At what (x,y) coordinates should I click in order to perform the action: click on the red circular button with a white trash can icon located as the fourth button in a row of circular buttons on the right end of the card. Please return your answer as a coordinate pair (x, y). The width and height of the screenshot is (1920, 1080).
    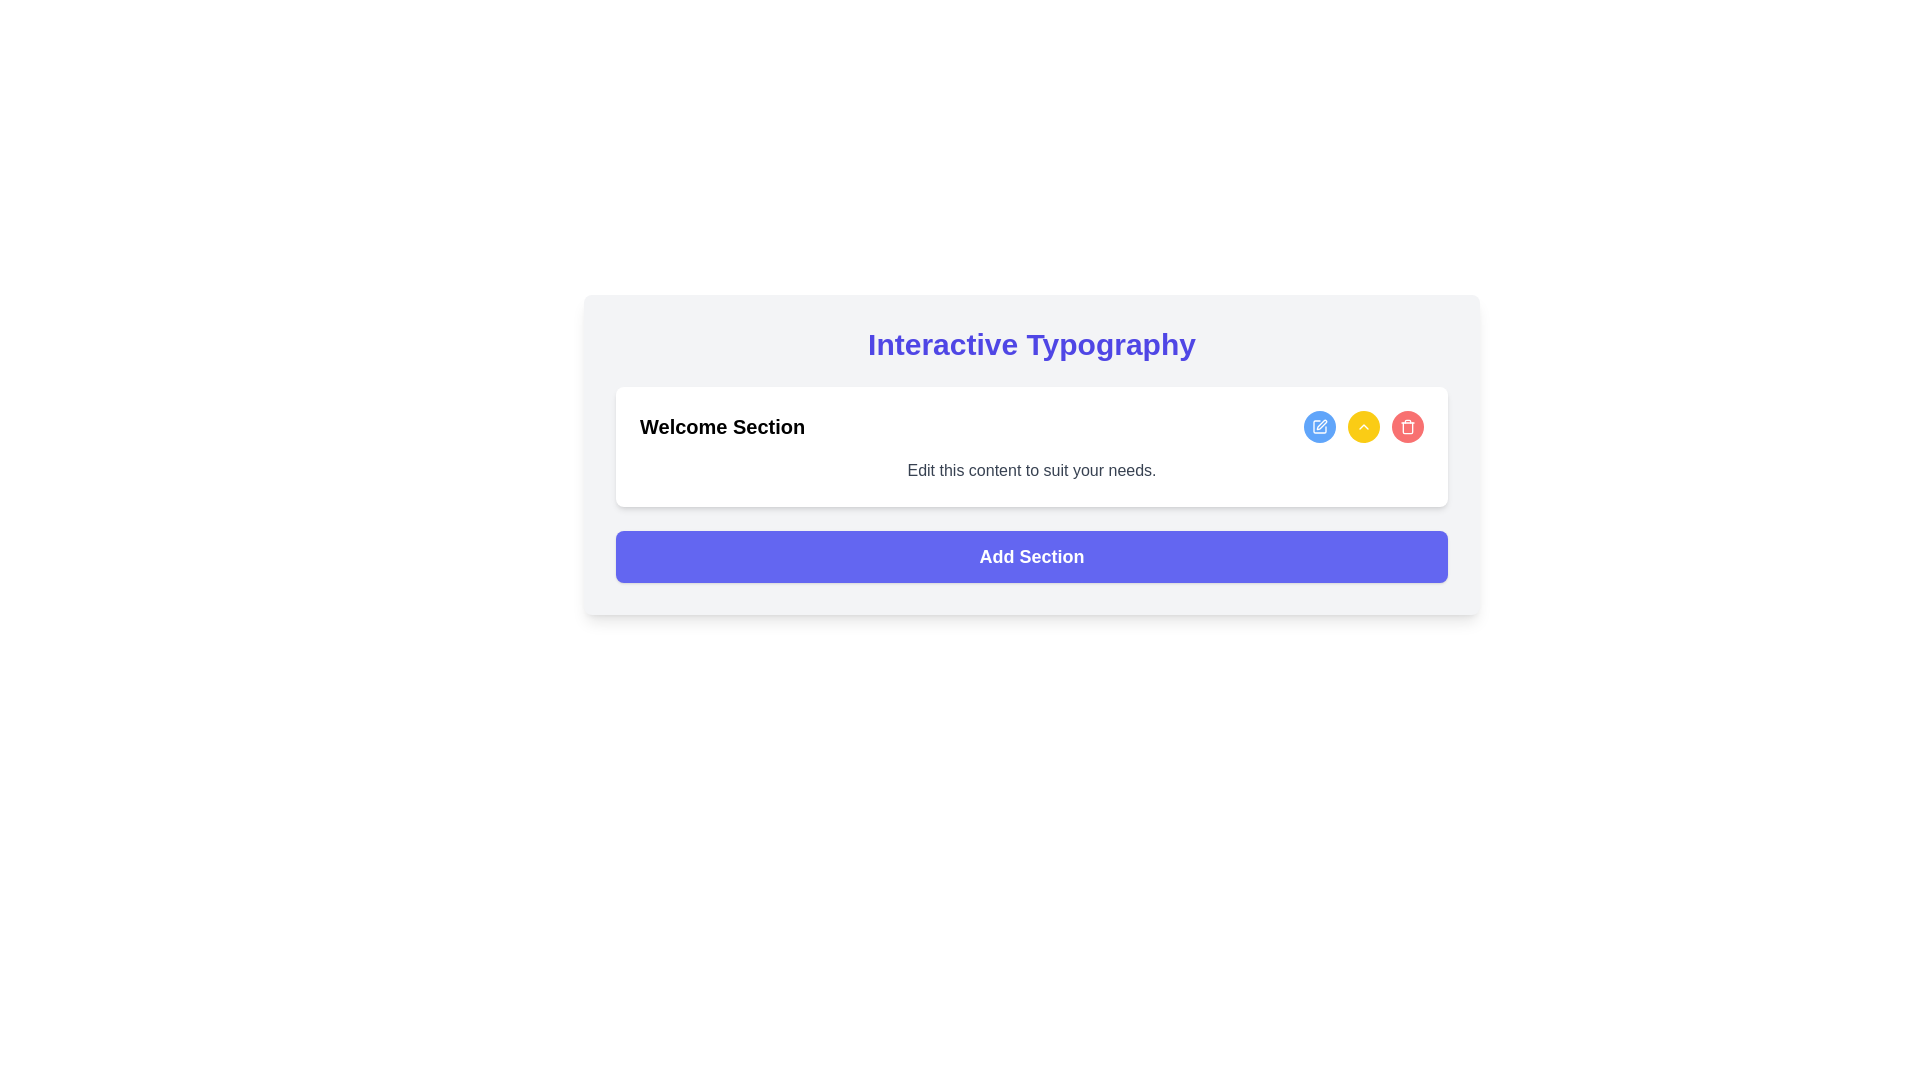
    Looking at the image, I should click on (1406, 426).